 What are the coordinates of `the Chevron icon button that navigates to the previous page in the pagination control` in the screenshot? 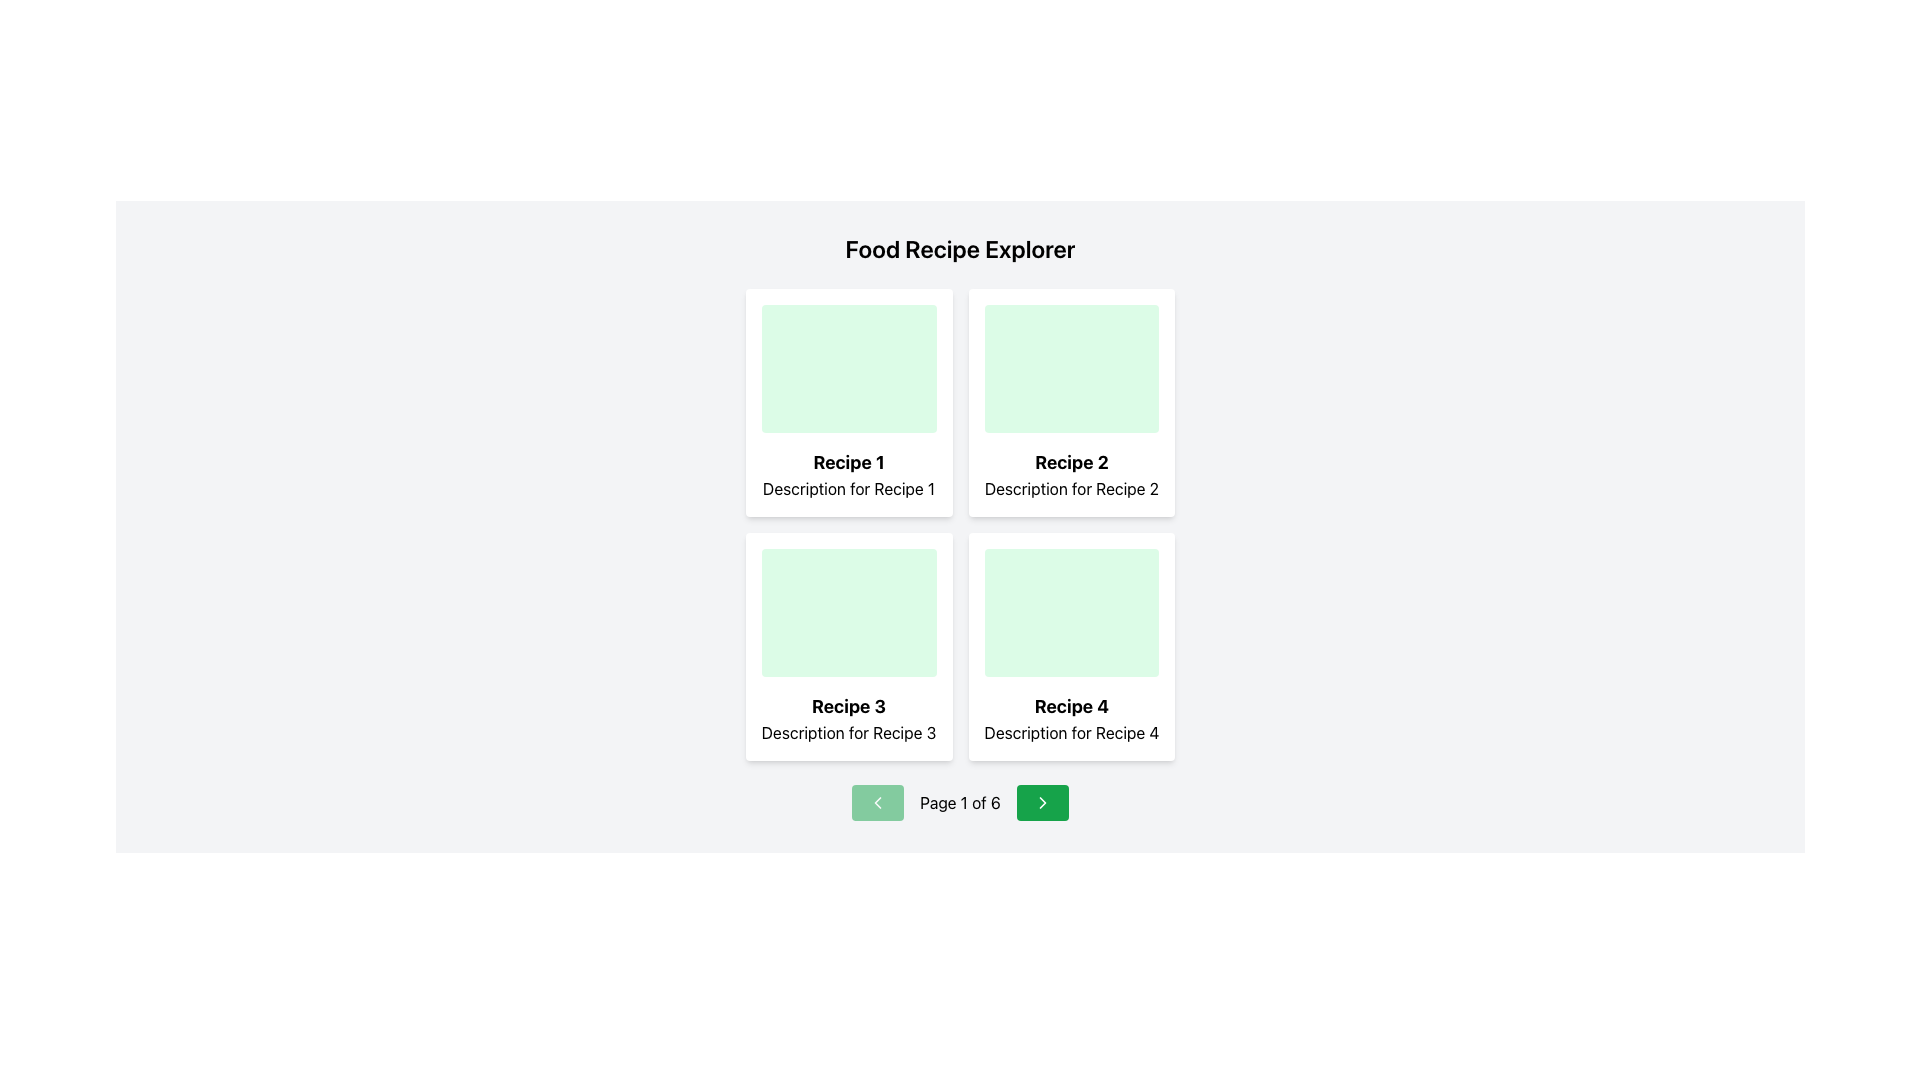 It's located at (878, 801).